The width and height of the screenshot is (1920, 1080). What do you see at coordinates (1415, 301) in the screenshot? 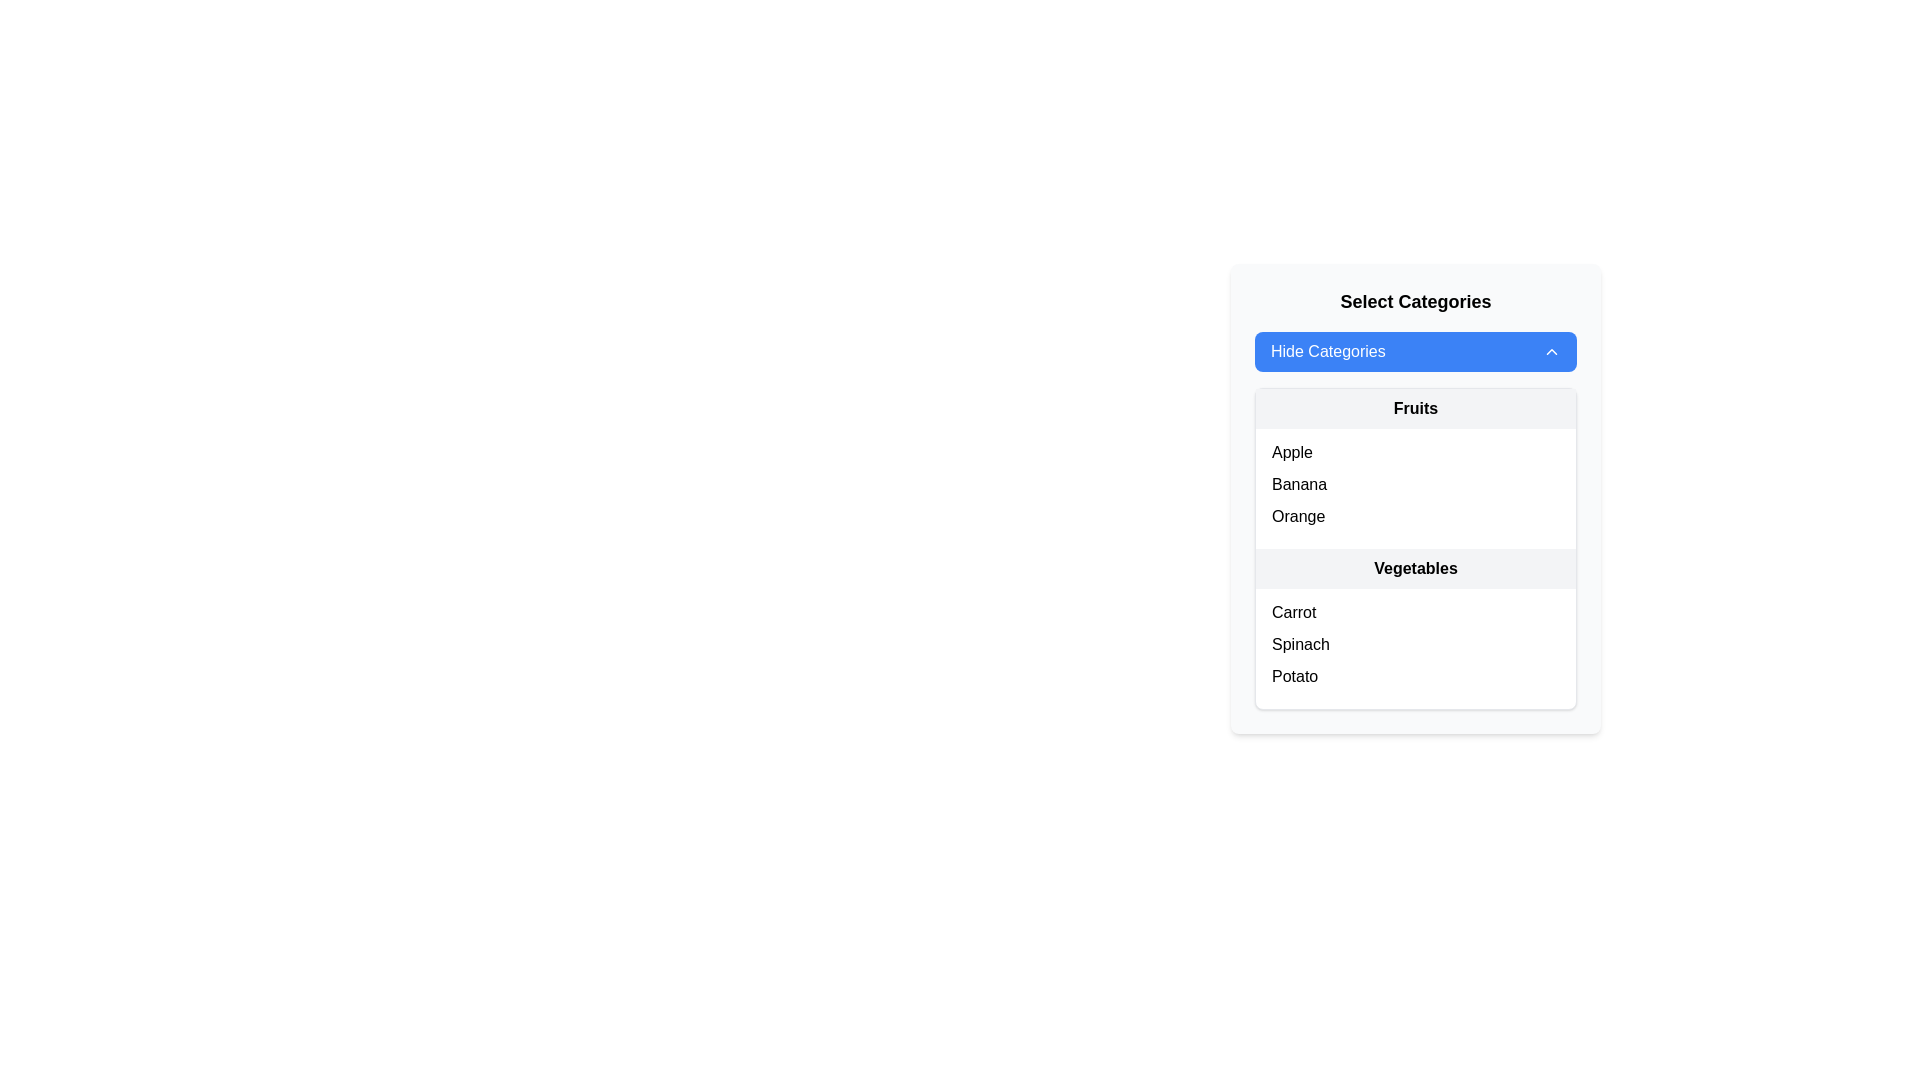
I see `the 'Select Categories' text label, which is a large and bold black font on a white background located at the top of the user interface section` at bounding box center [1415, 301].